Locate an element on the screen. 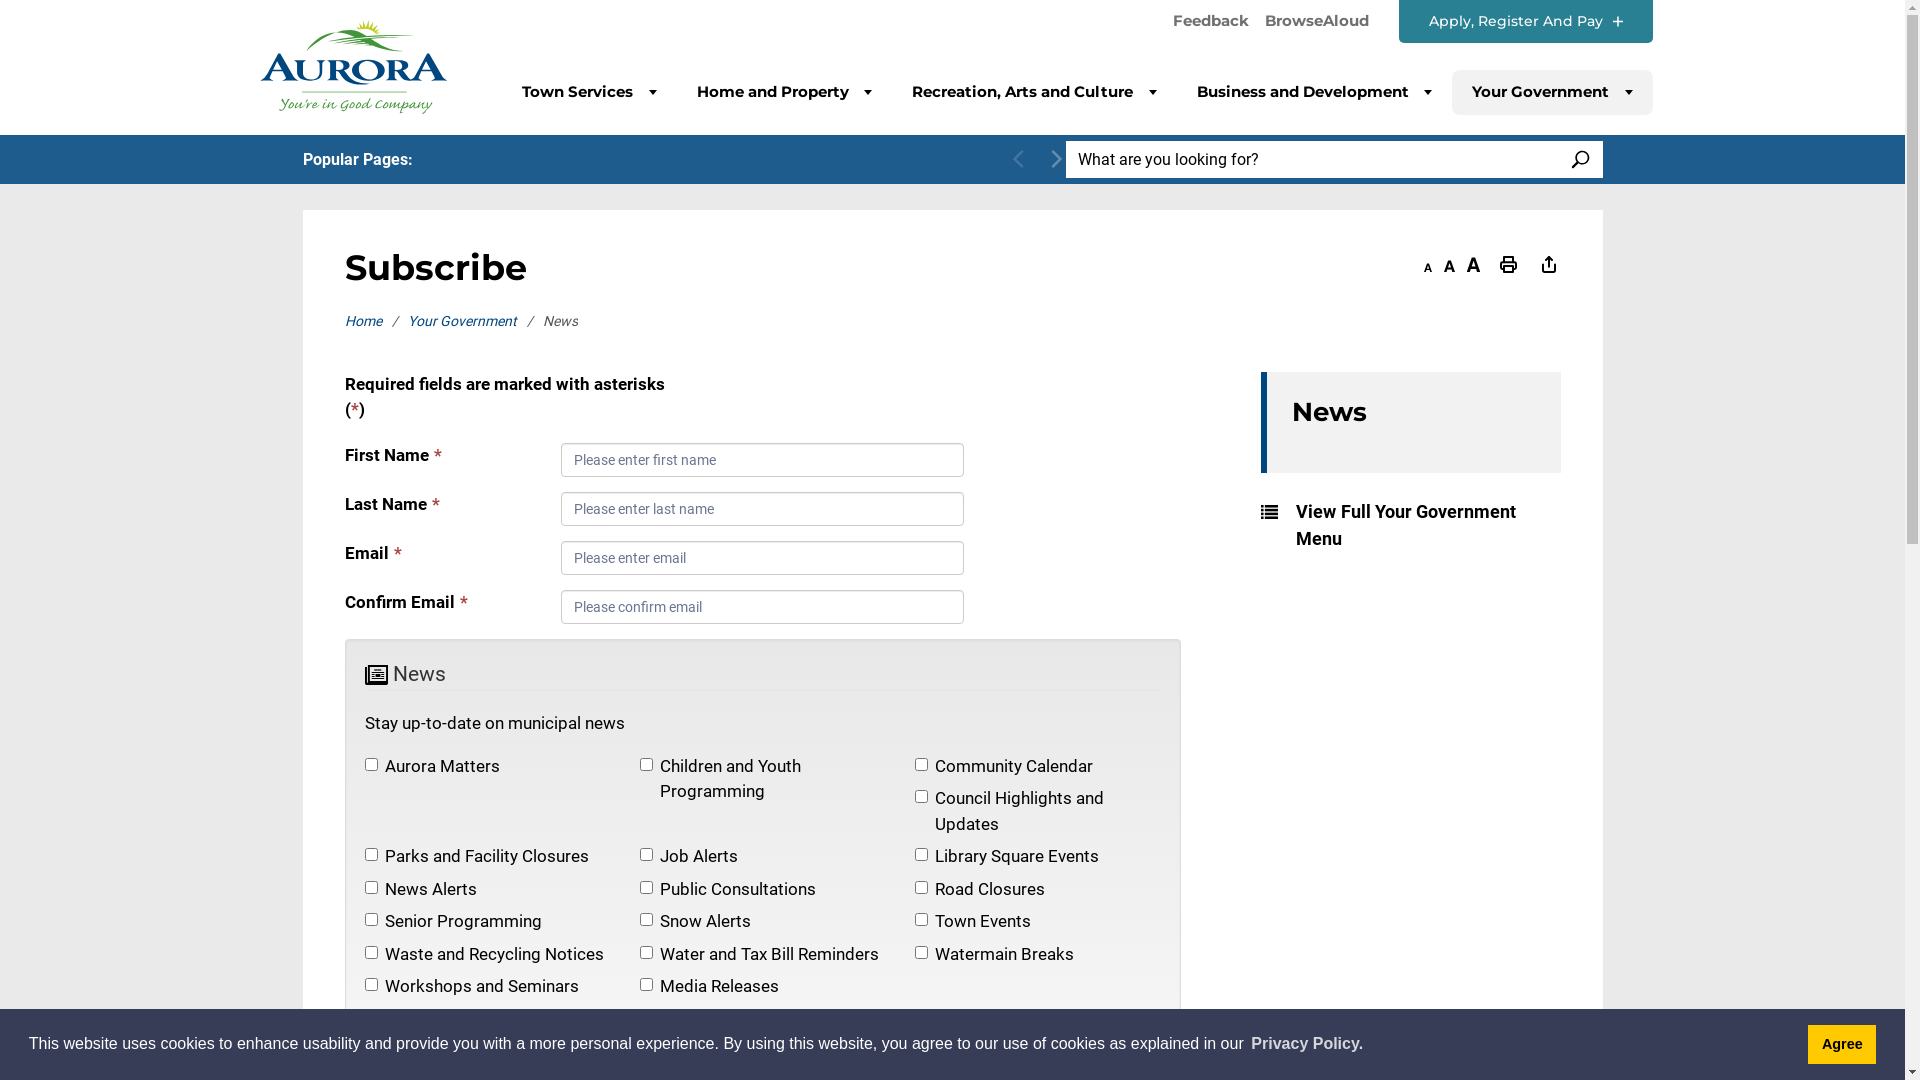 The height and width of the screenshot is (1080, 1920). 'BrowseAloud' is located at coordinates (1315, 26).